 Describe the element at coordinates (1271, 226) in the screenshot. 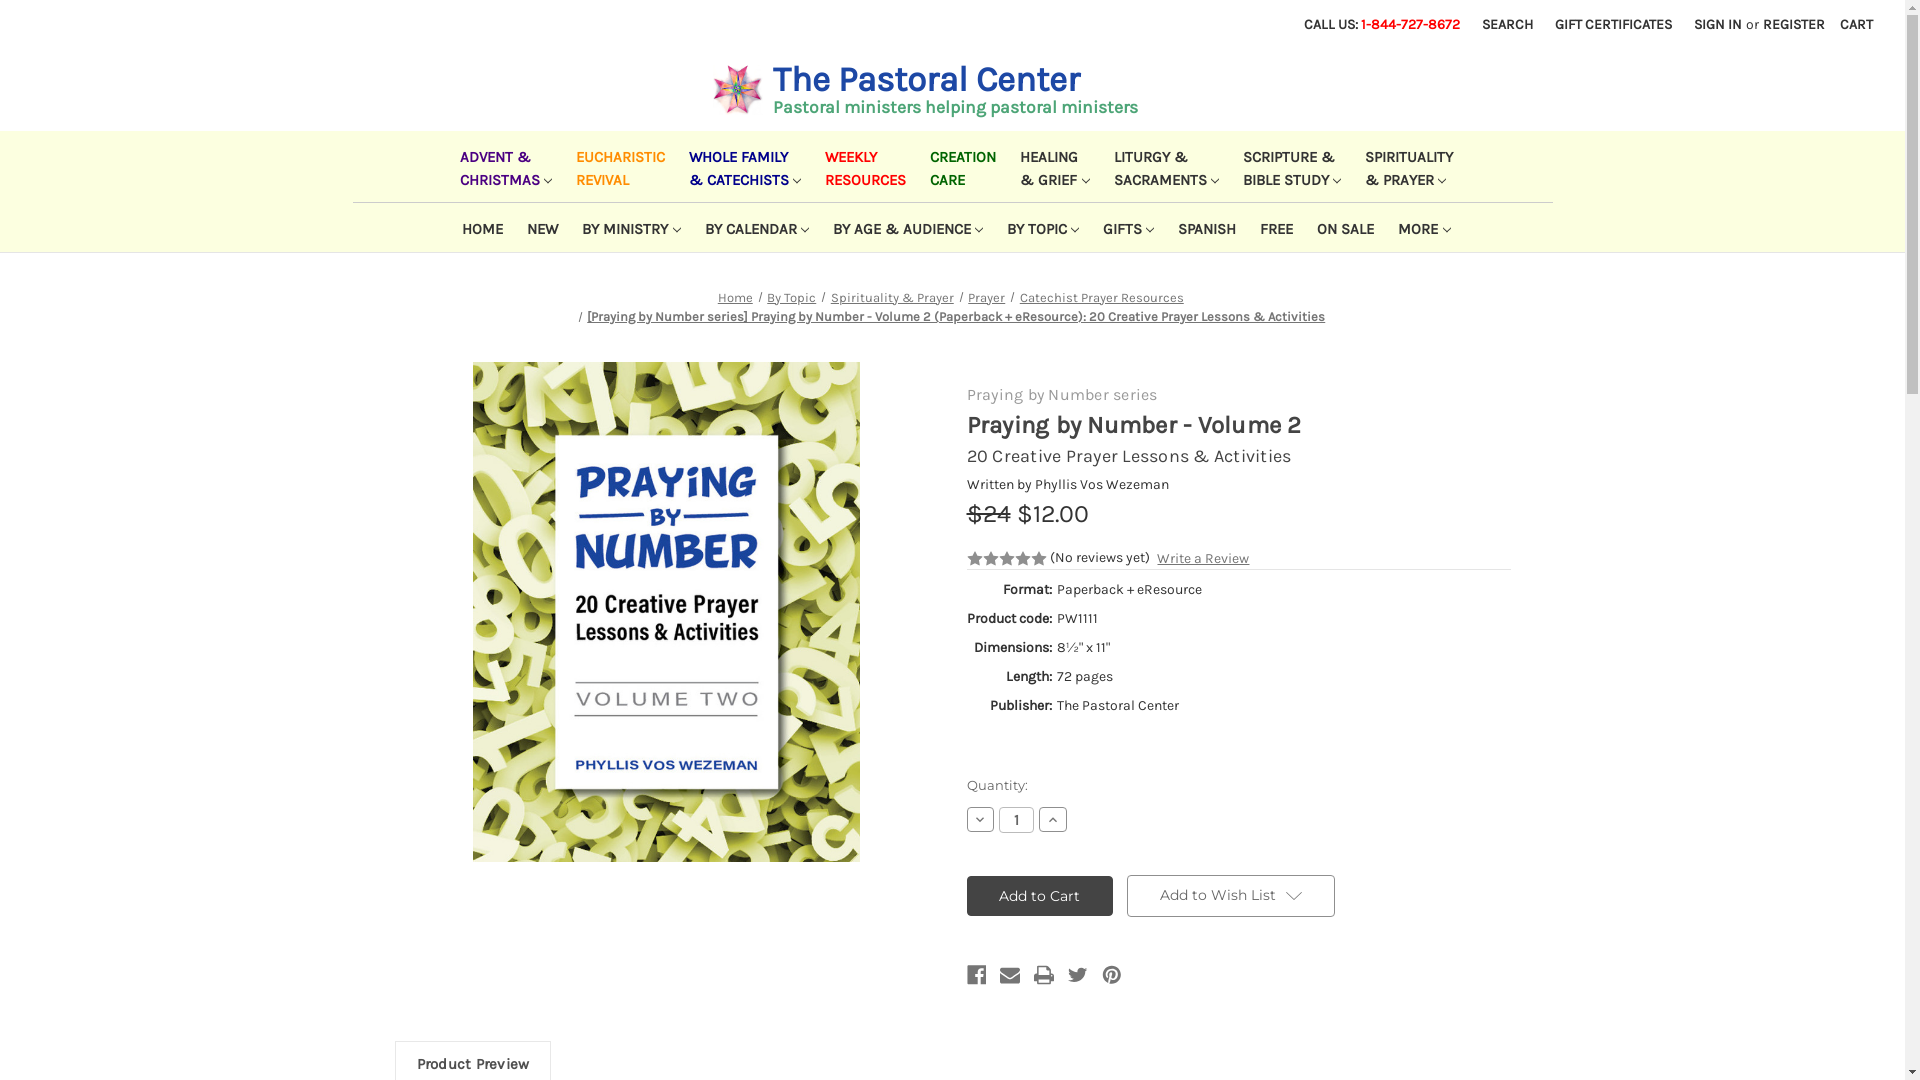

I see `'FREE'` at that location.